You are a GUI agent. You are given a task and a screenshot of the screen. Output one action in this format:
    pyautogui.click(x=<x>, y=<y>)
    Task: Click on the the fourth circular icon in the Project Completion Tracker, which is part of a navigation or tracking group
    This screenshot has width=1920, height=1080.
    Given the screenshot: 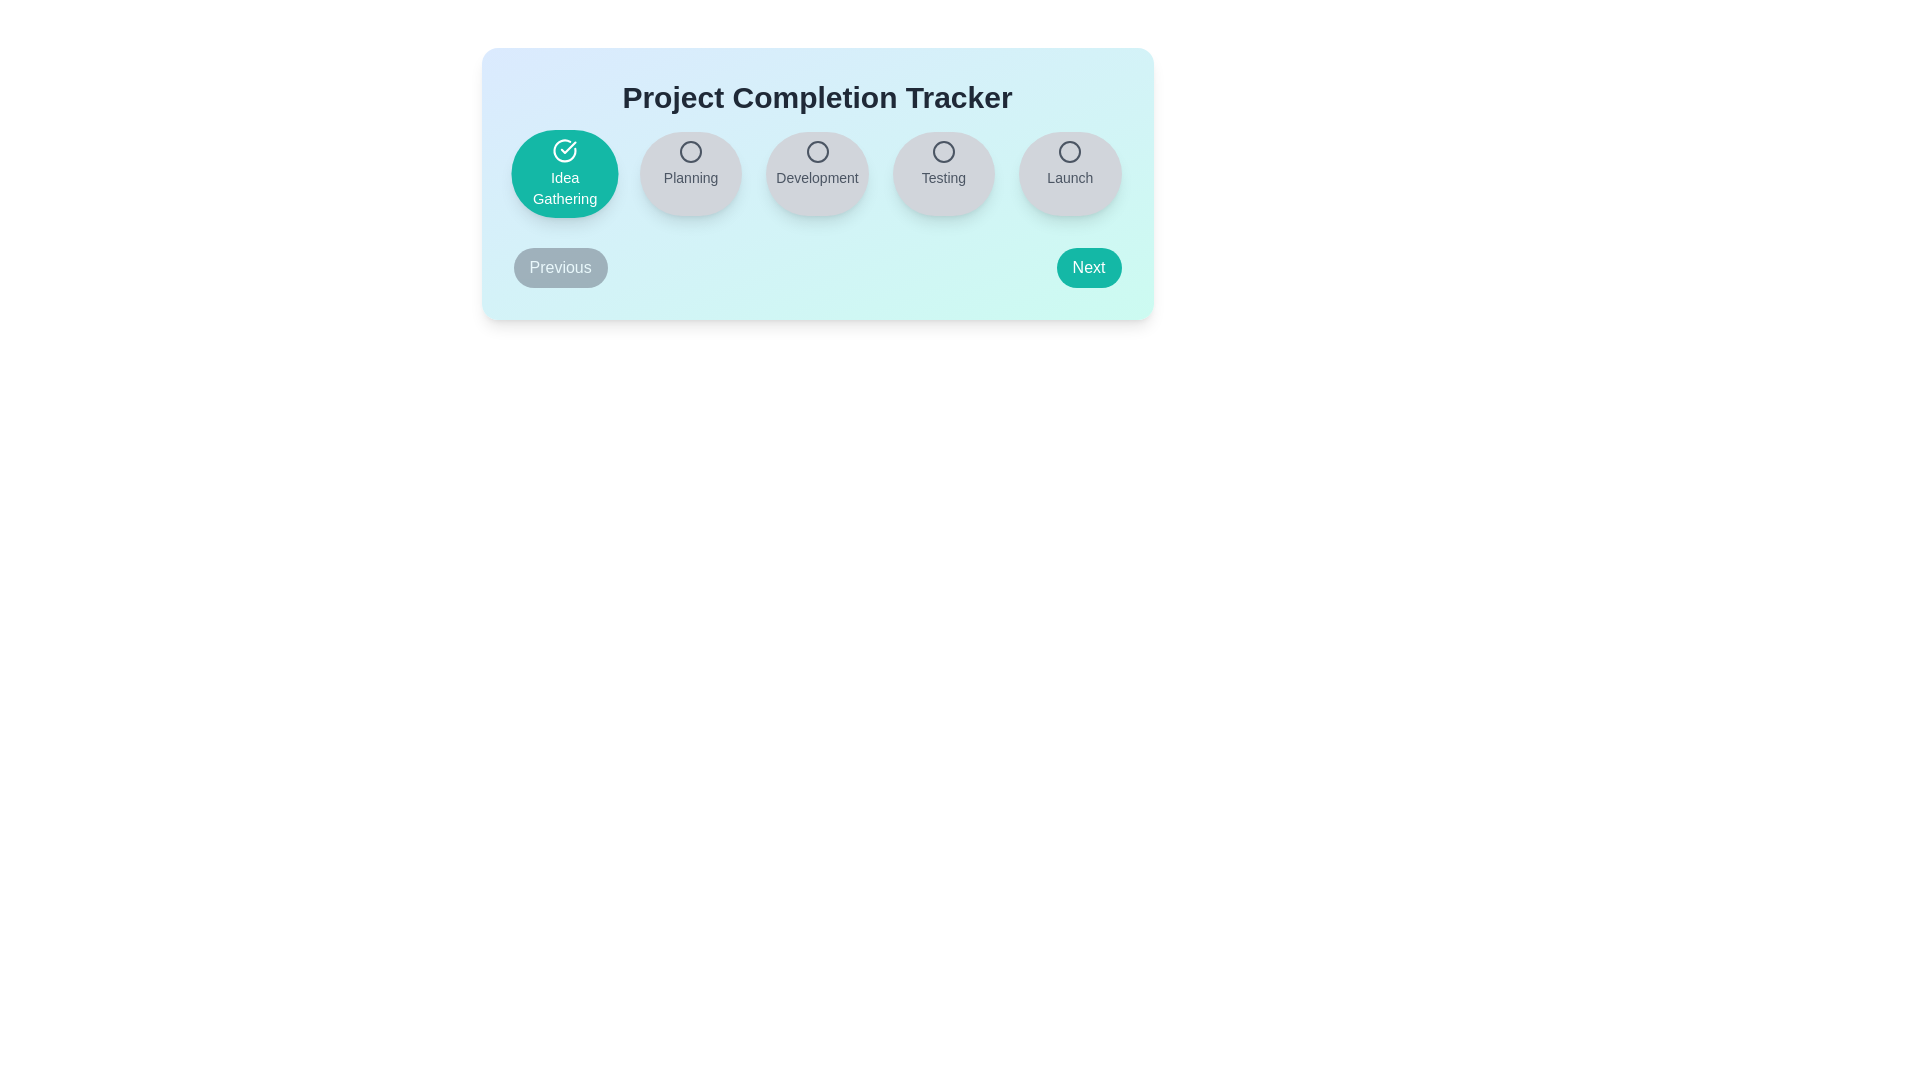 What is the action you would take?
    pyautogui.click(x=942, y=150)
    